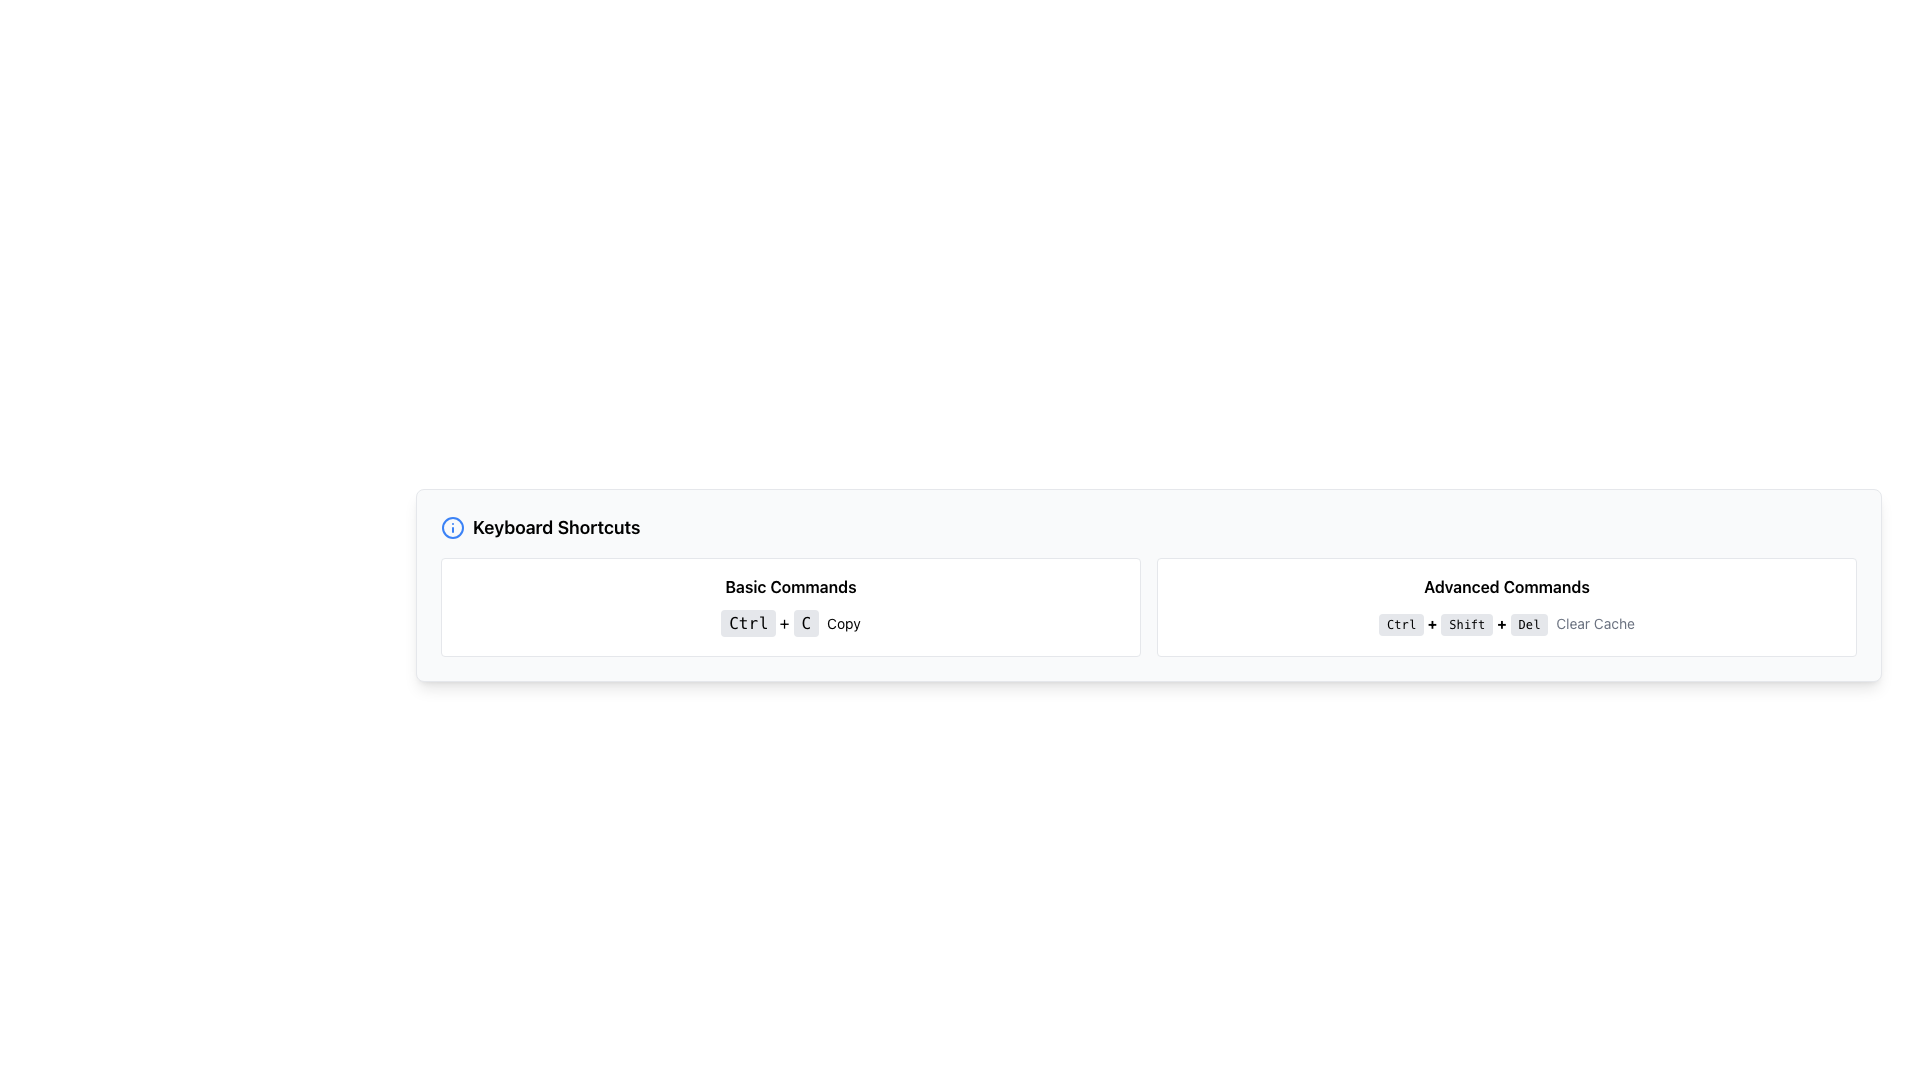 The image size is (1920, 1080). I want to click on the 'Copy' text label located at the far right of the 'Ctrl + C' command sequence, which is styled with a smaller font size and is part of a horizontal layout, so click(844, 622).